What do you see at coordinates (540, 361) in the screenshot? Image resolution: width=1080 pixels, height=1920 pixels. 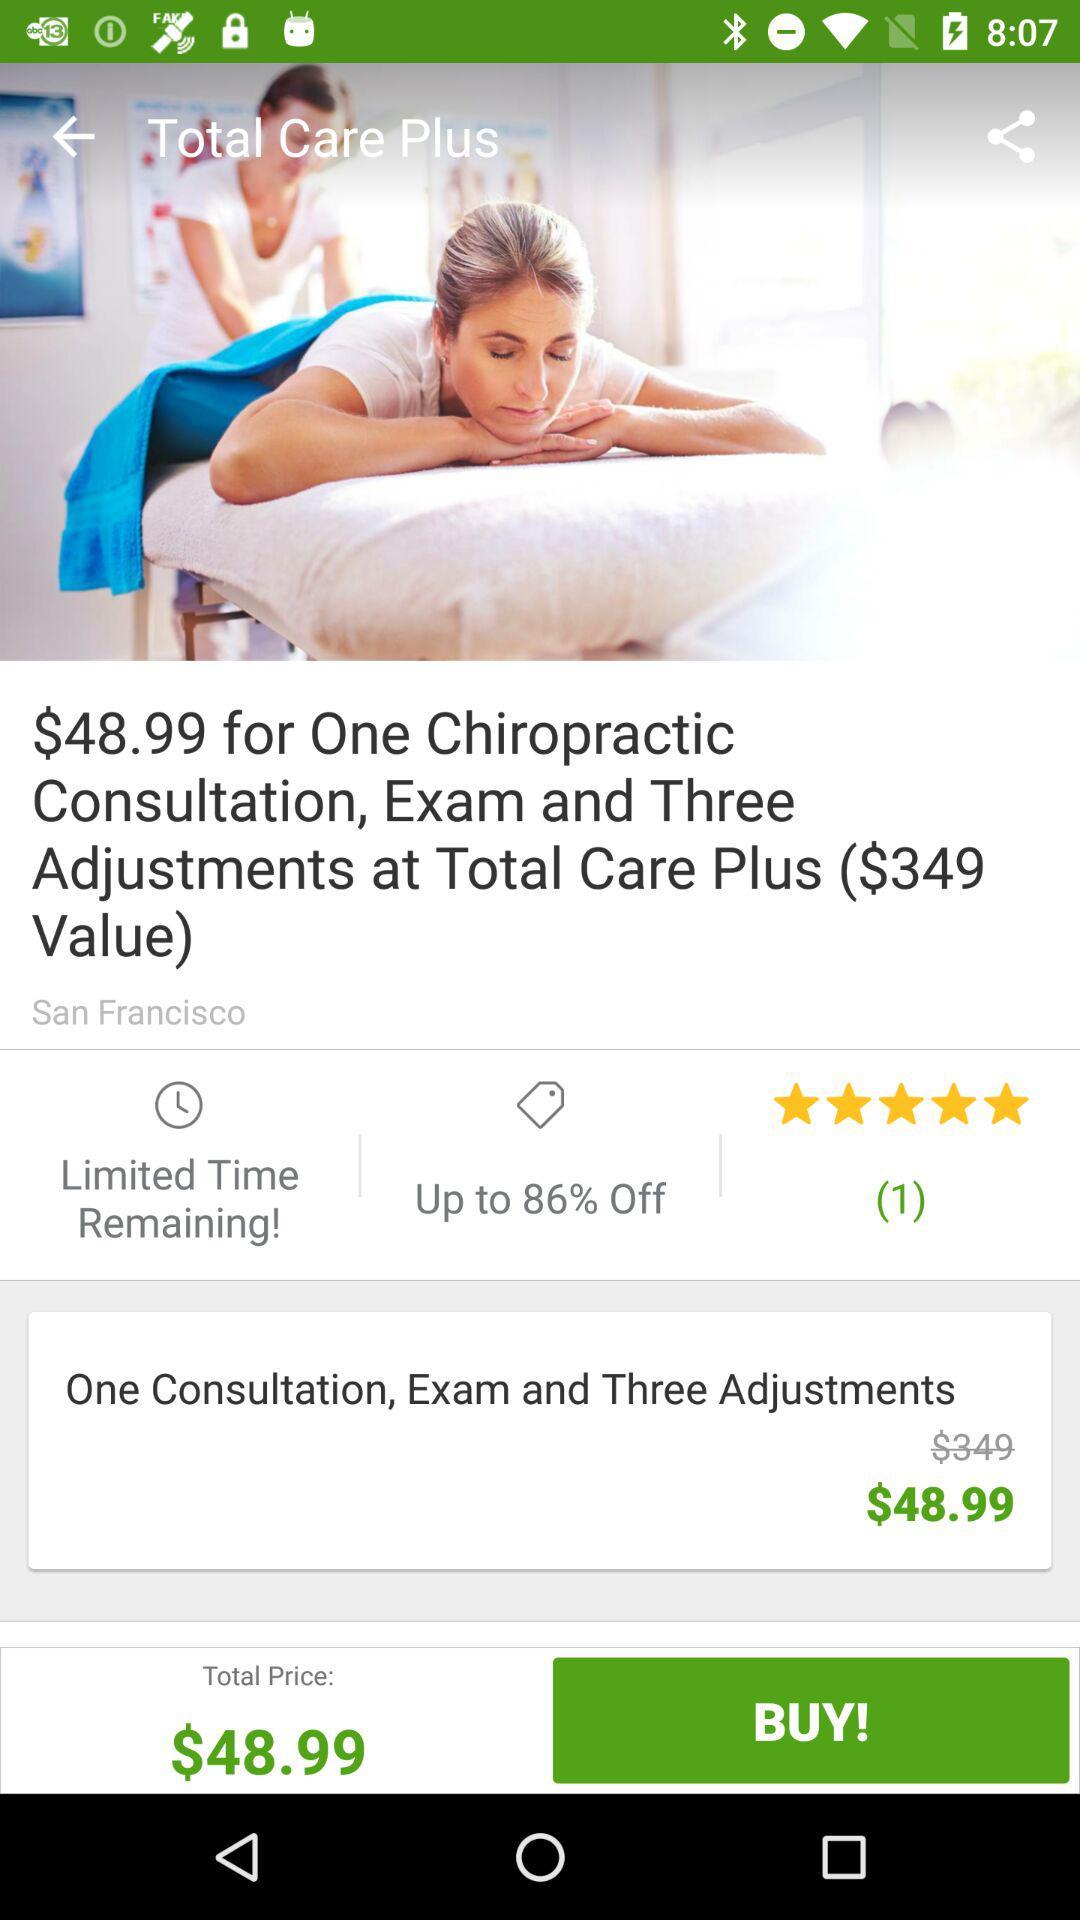 I see `icon above 48 99 for` at bounding box center [540, 361].